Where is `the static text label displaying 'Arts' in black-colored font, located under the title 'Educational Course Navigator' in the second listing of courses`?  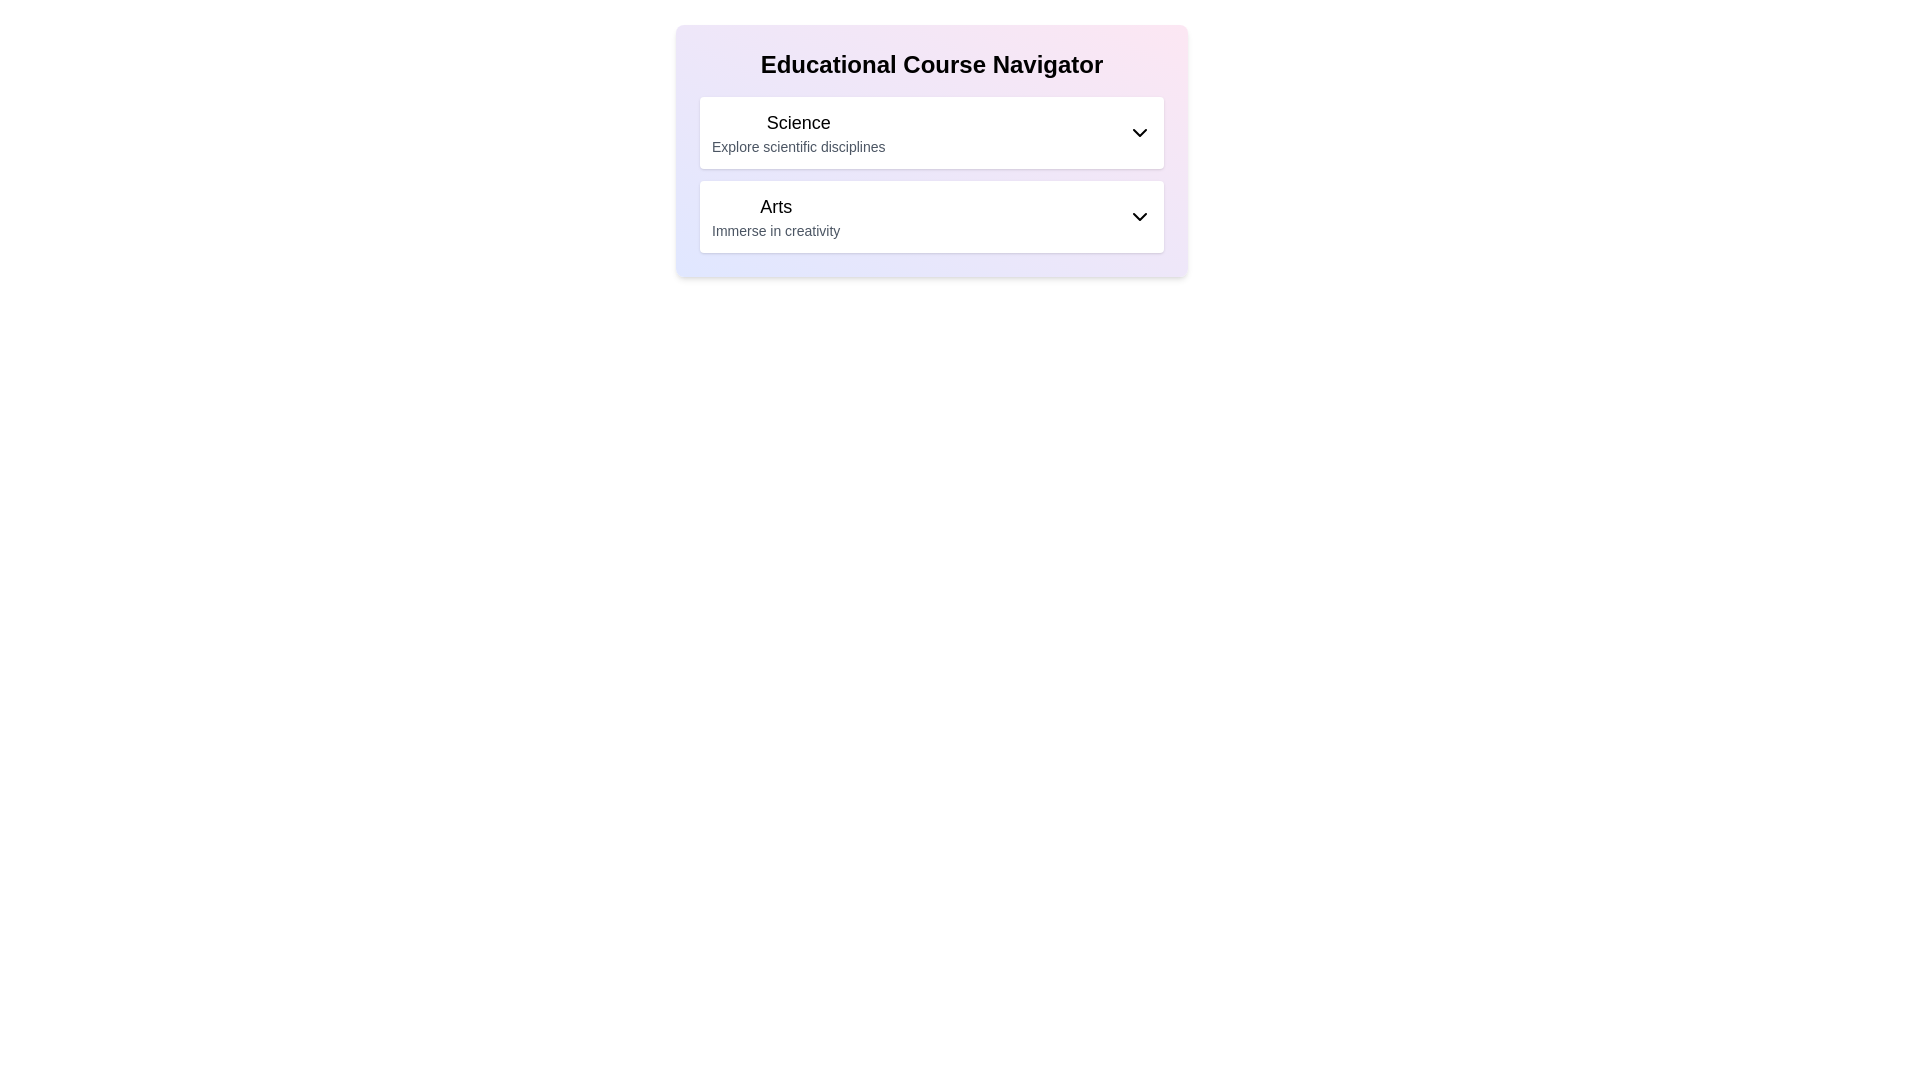 the static text label displaying 'Arts' in black-colored font, located under the title 'Educational Course Navigator' in the second listing of courses is located at coordinates (775, 207).